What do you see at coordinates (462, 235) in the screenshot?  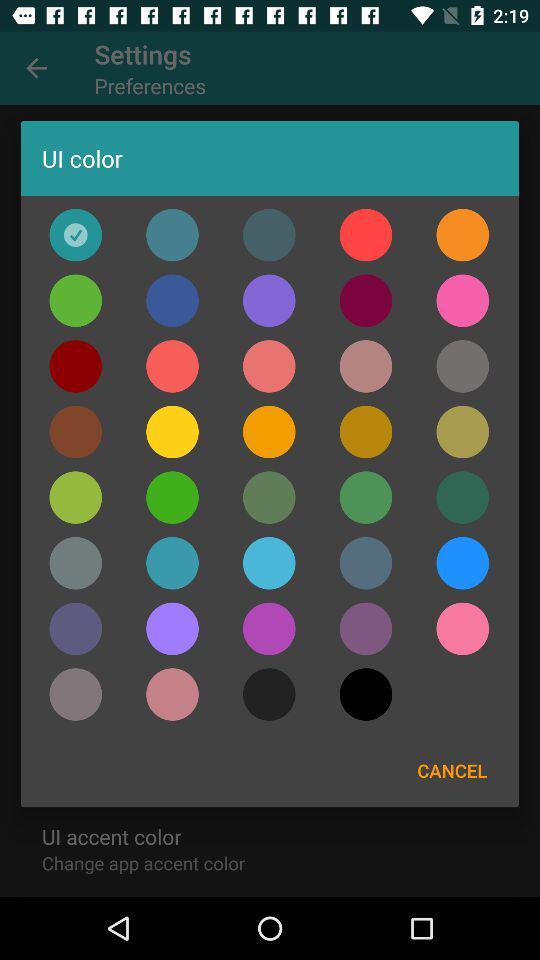 I see `icon below ui color` at bounding box center [462, 235].